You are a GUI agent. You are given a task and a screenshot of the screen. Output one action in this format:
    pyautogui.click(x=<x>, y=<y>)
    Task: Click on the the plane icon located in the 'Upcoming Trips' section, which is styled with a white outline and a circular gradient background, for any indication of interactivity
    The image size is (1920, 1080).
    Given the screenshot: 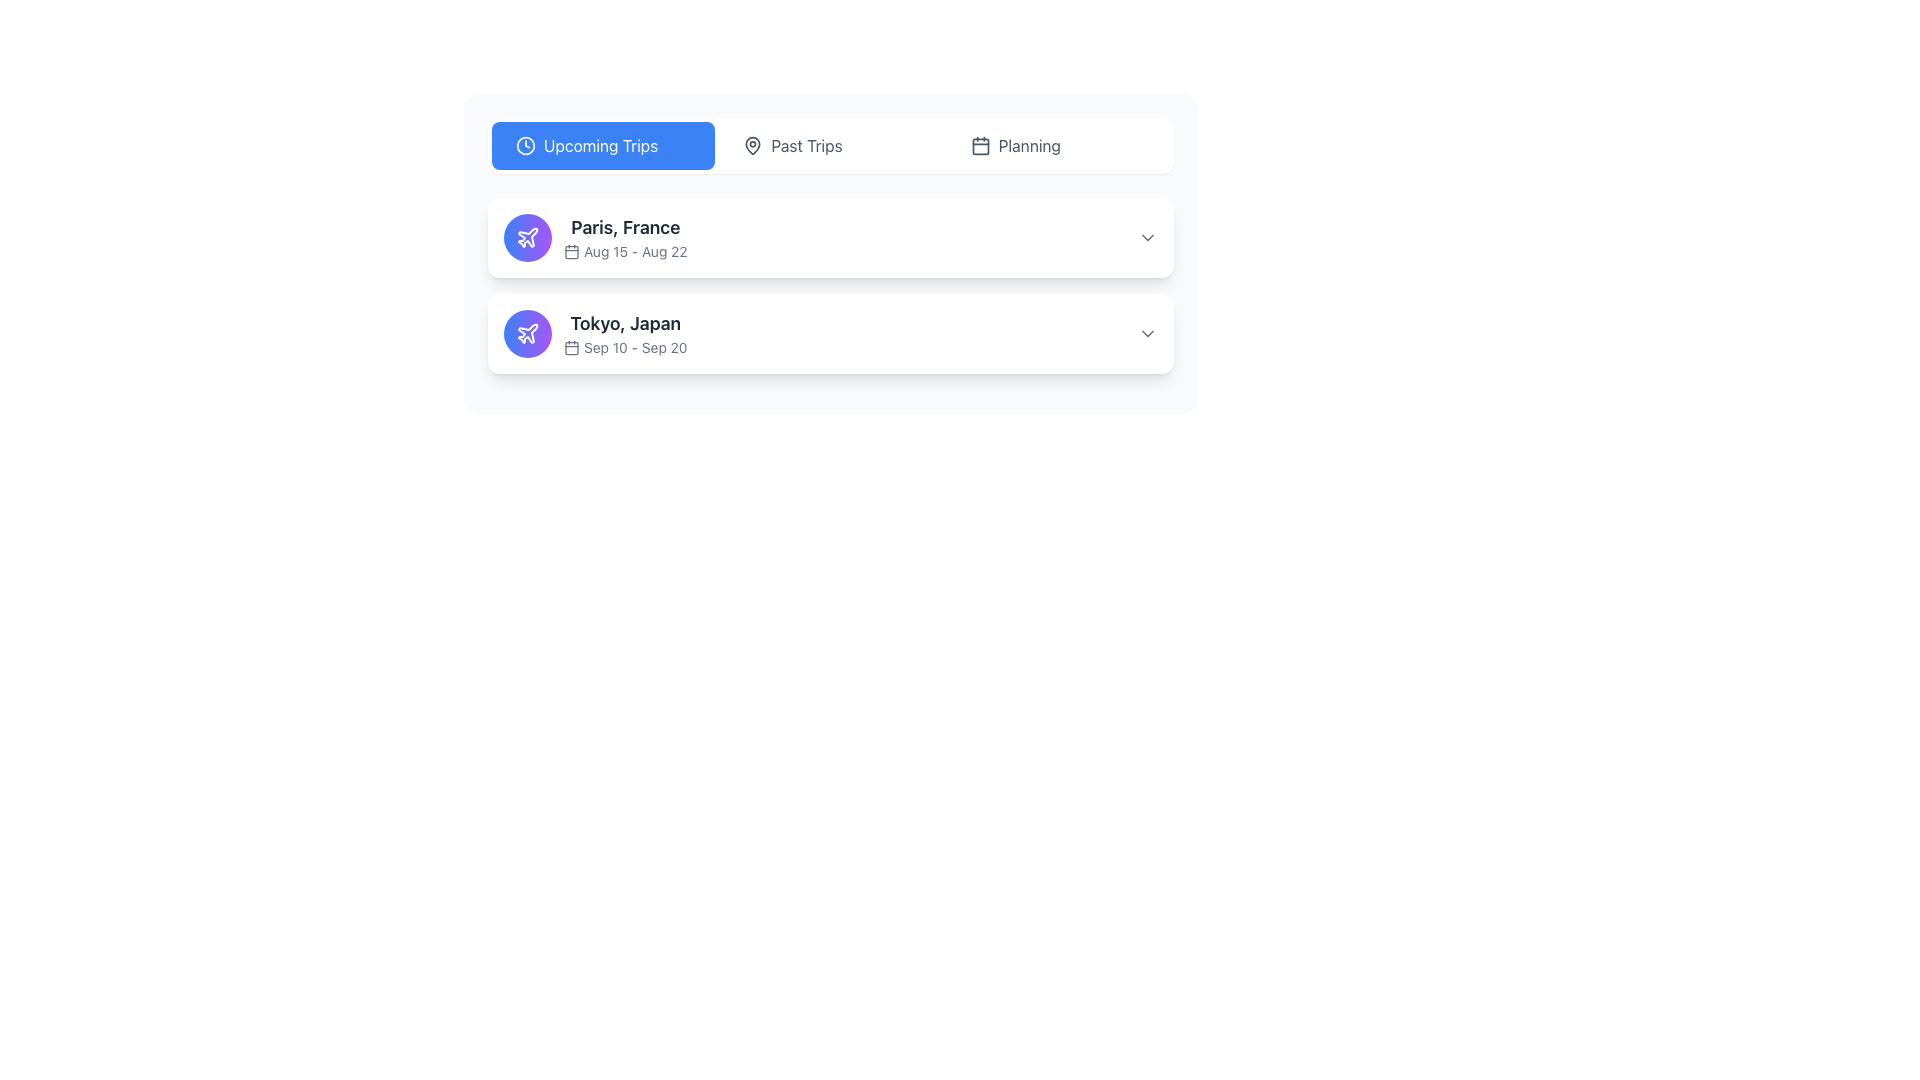 What is the action you would take?
    pyautogui.click(x=528, y=333)
    